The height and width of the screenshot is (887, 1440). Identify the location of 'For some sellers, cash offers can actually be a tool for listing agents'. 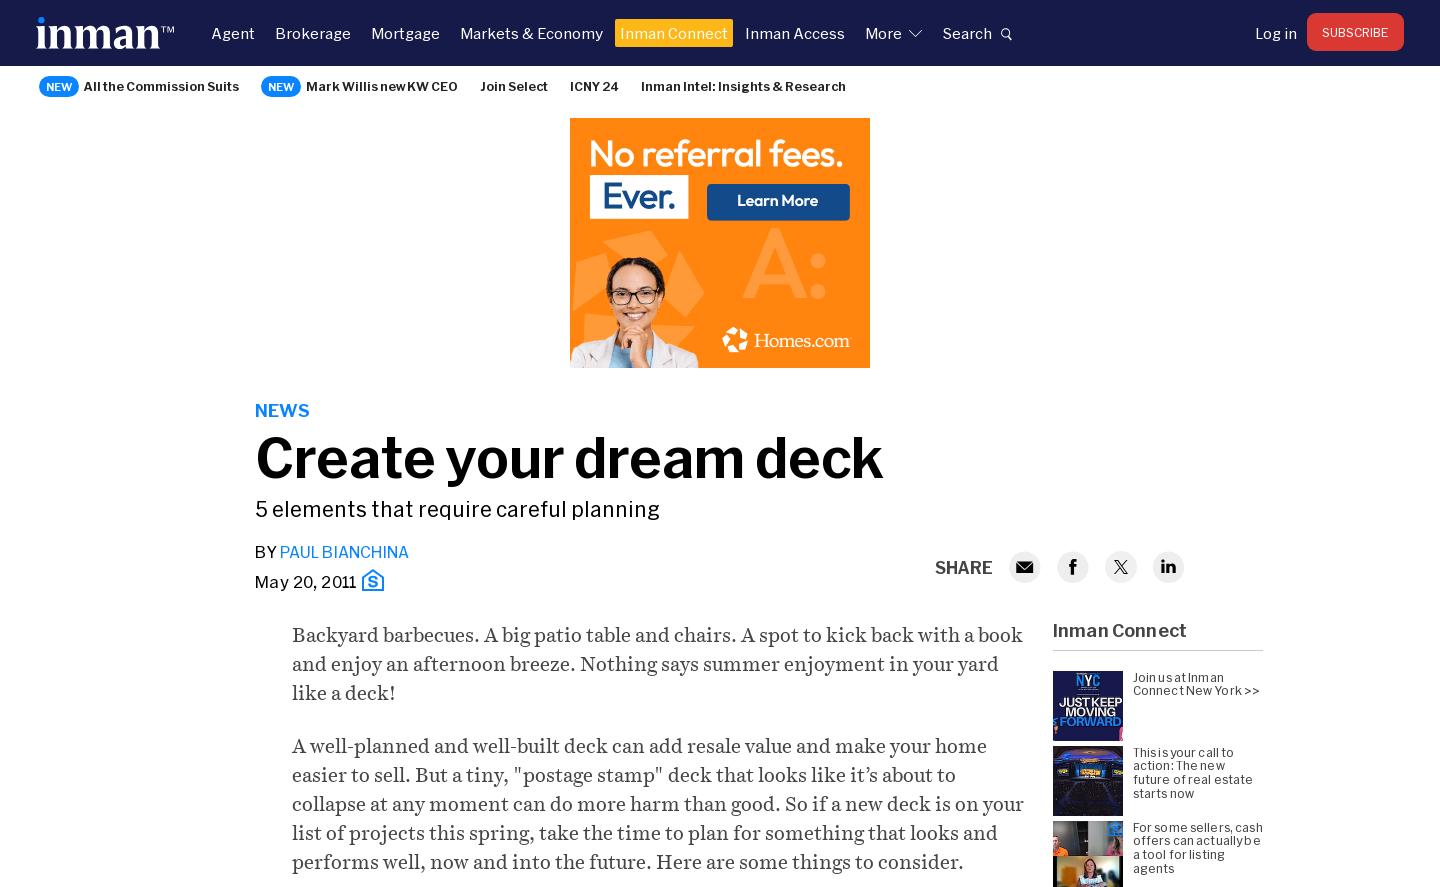
(1197, 845).